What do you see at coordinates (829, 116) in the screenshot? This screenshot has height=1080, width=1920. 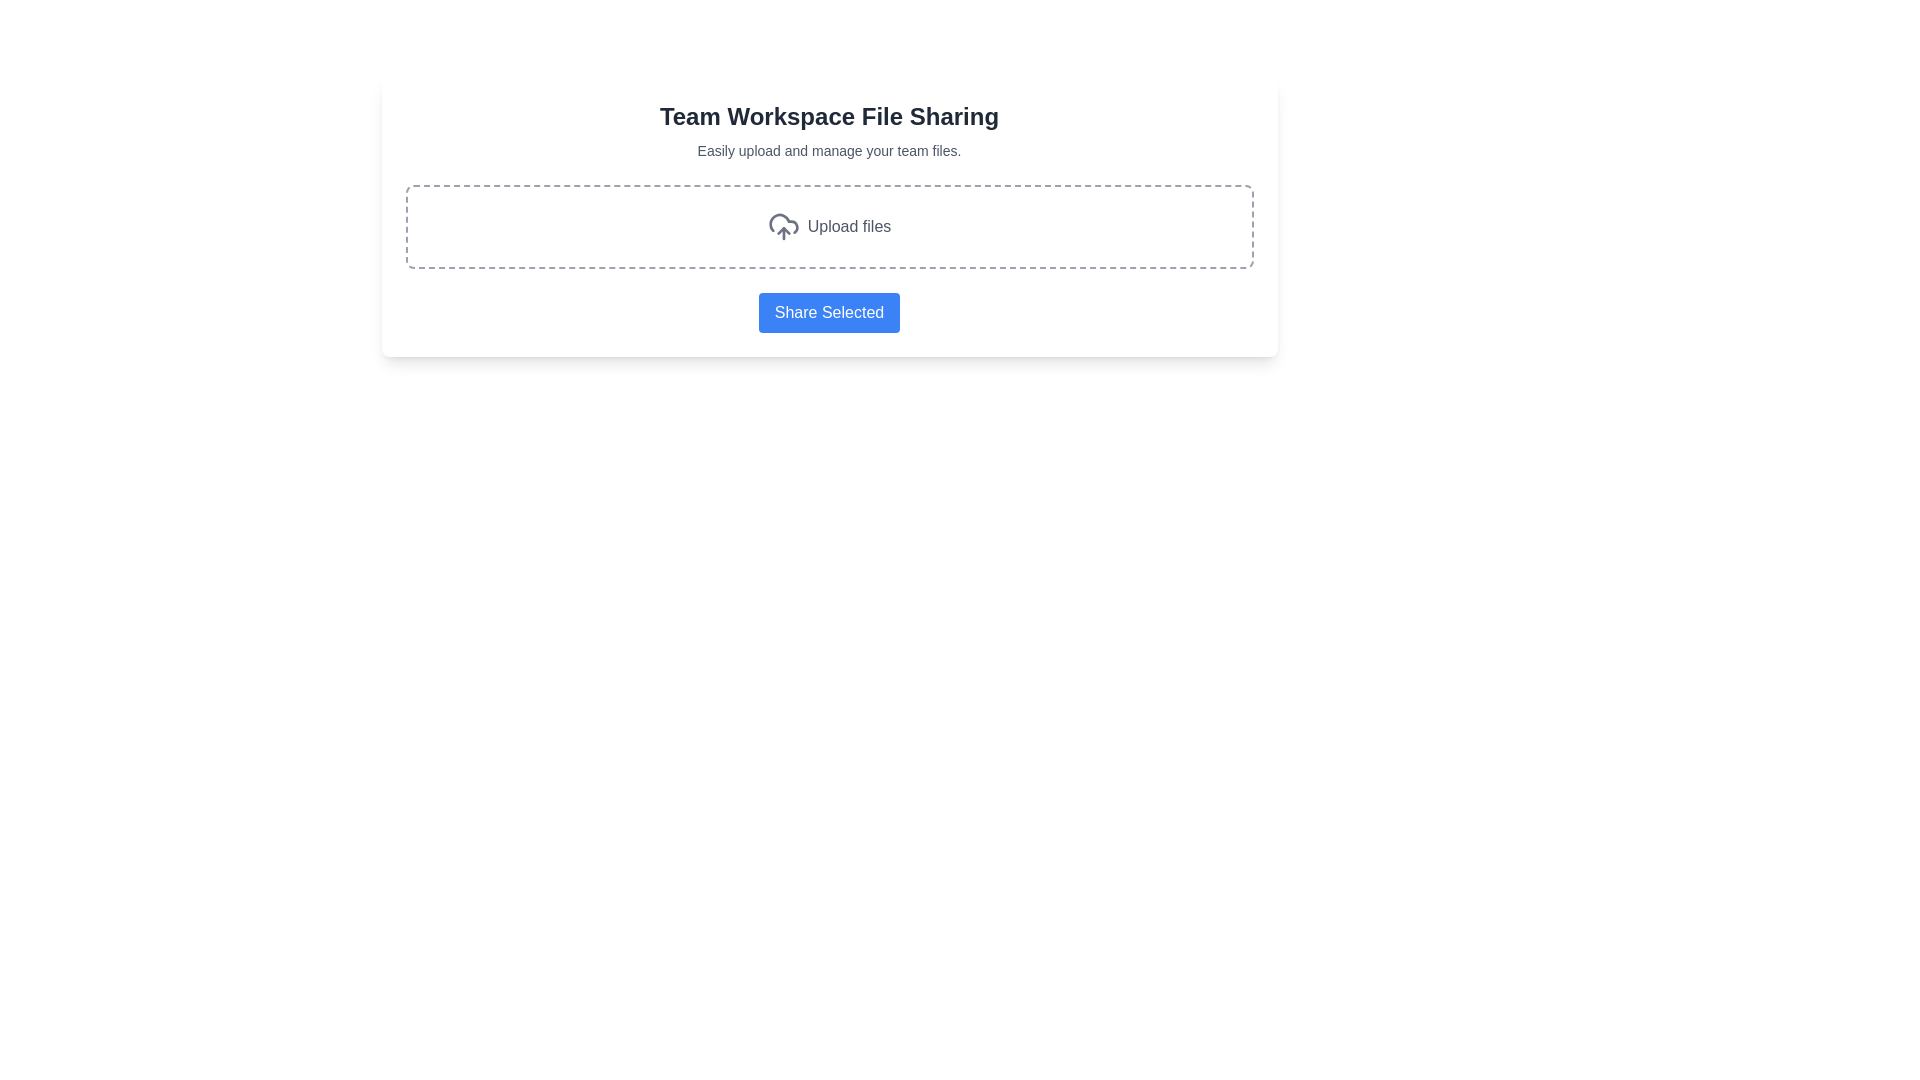 I see `the header text 'Team Workspace File Sharing' which is styled with a bold and large font at the top of the content section` at bounding box center [829, 116].